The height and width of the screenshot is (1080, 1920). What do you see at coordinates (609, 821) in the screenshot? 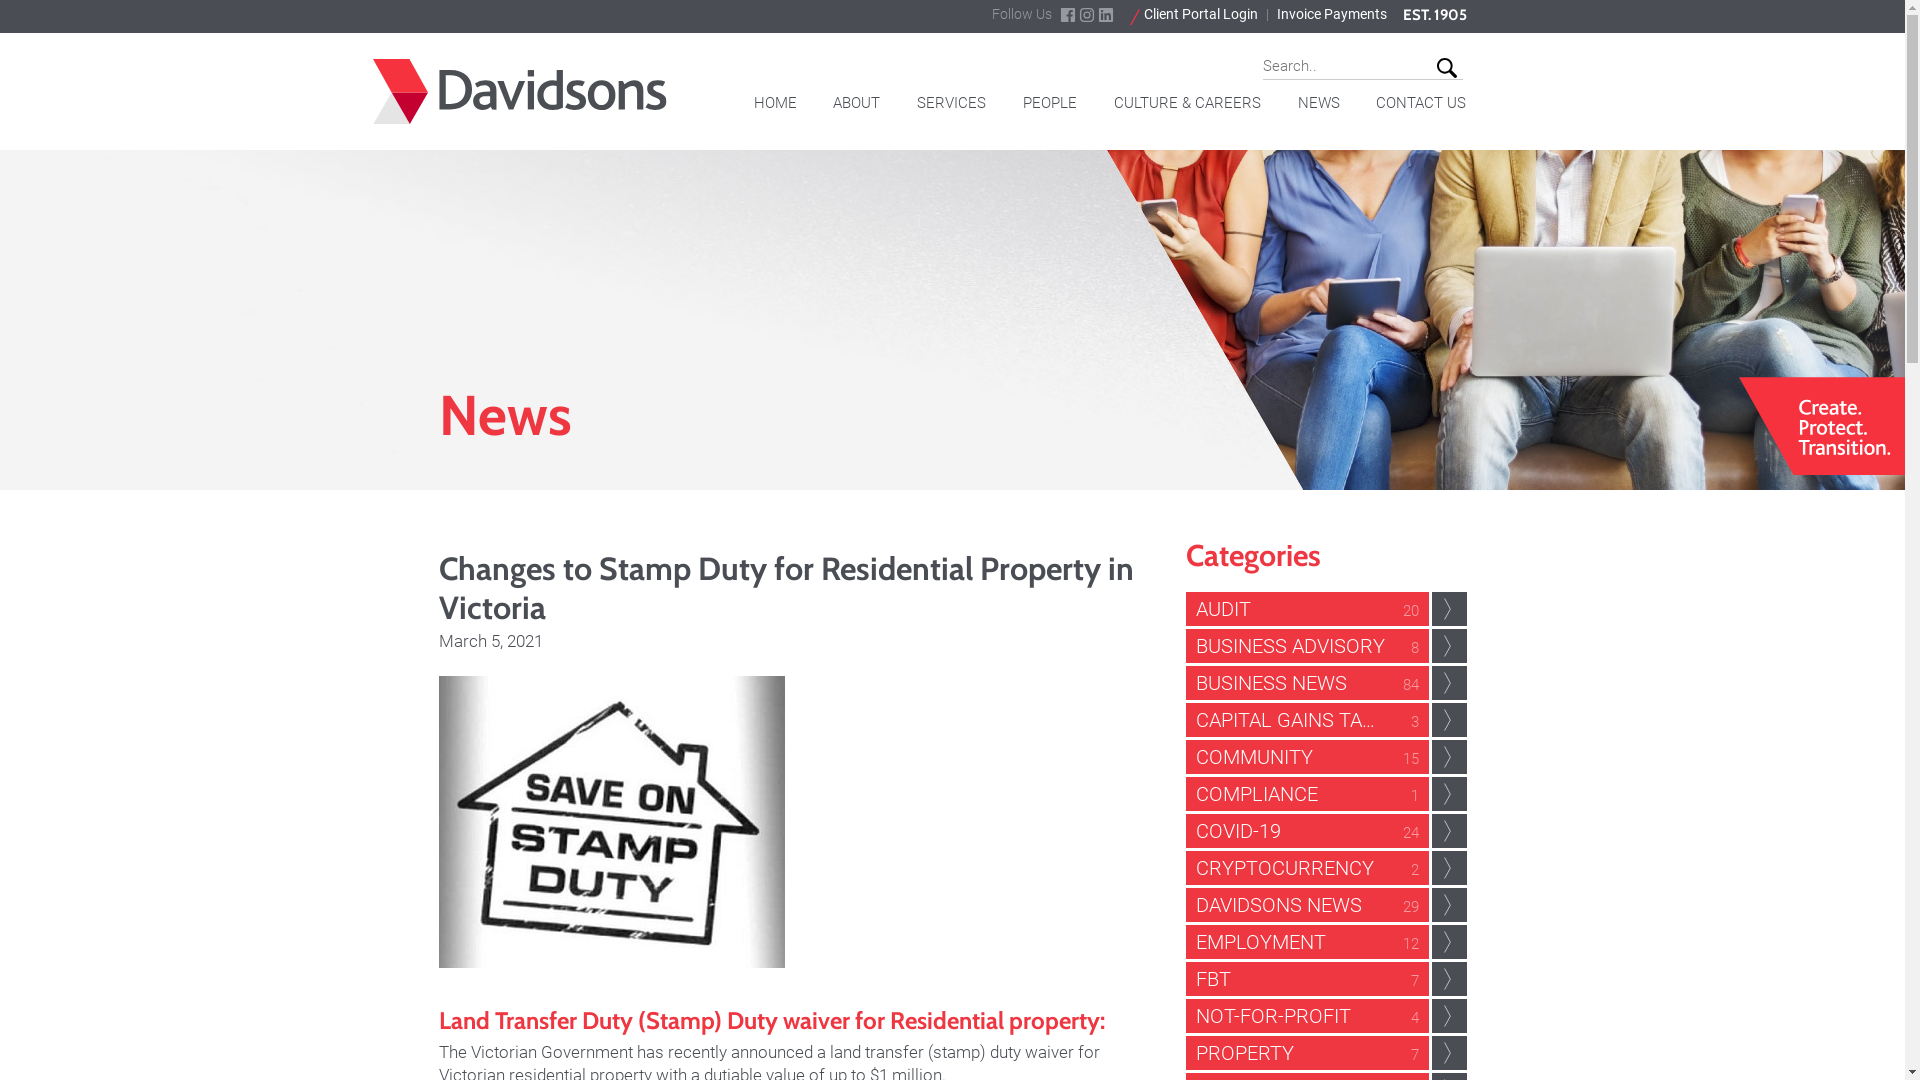
I see `'Changes to Stamp Duty for Residential Property in Victoria'` at bounding box center [609, 821].